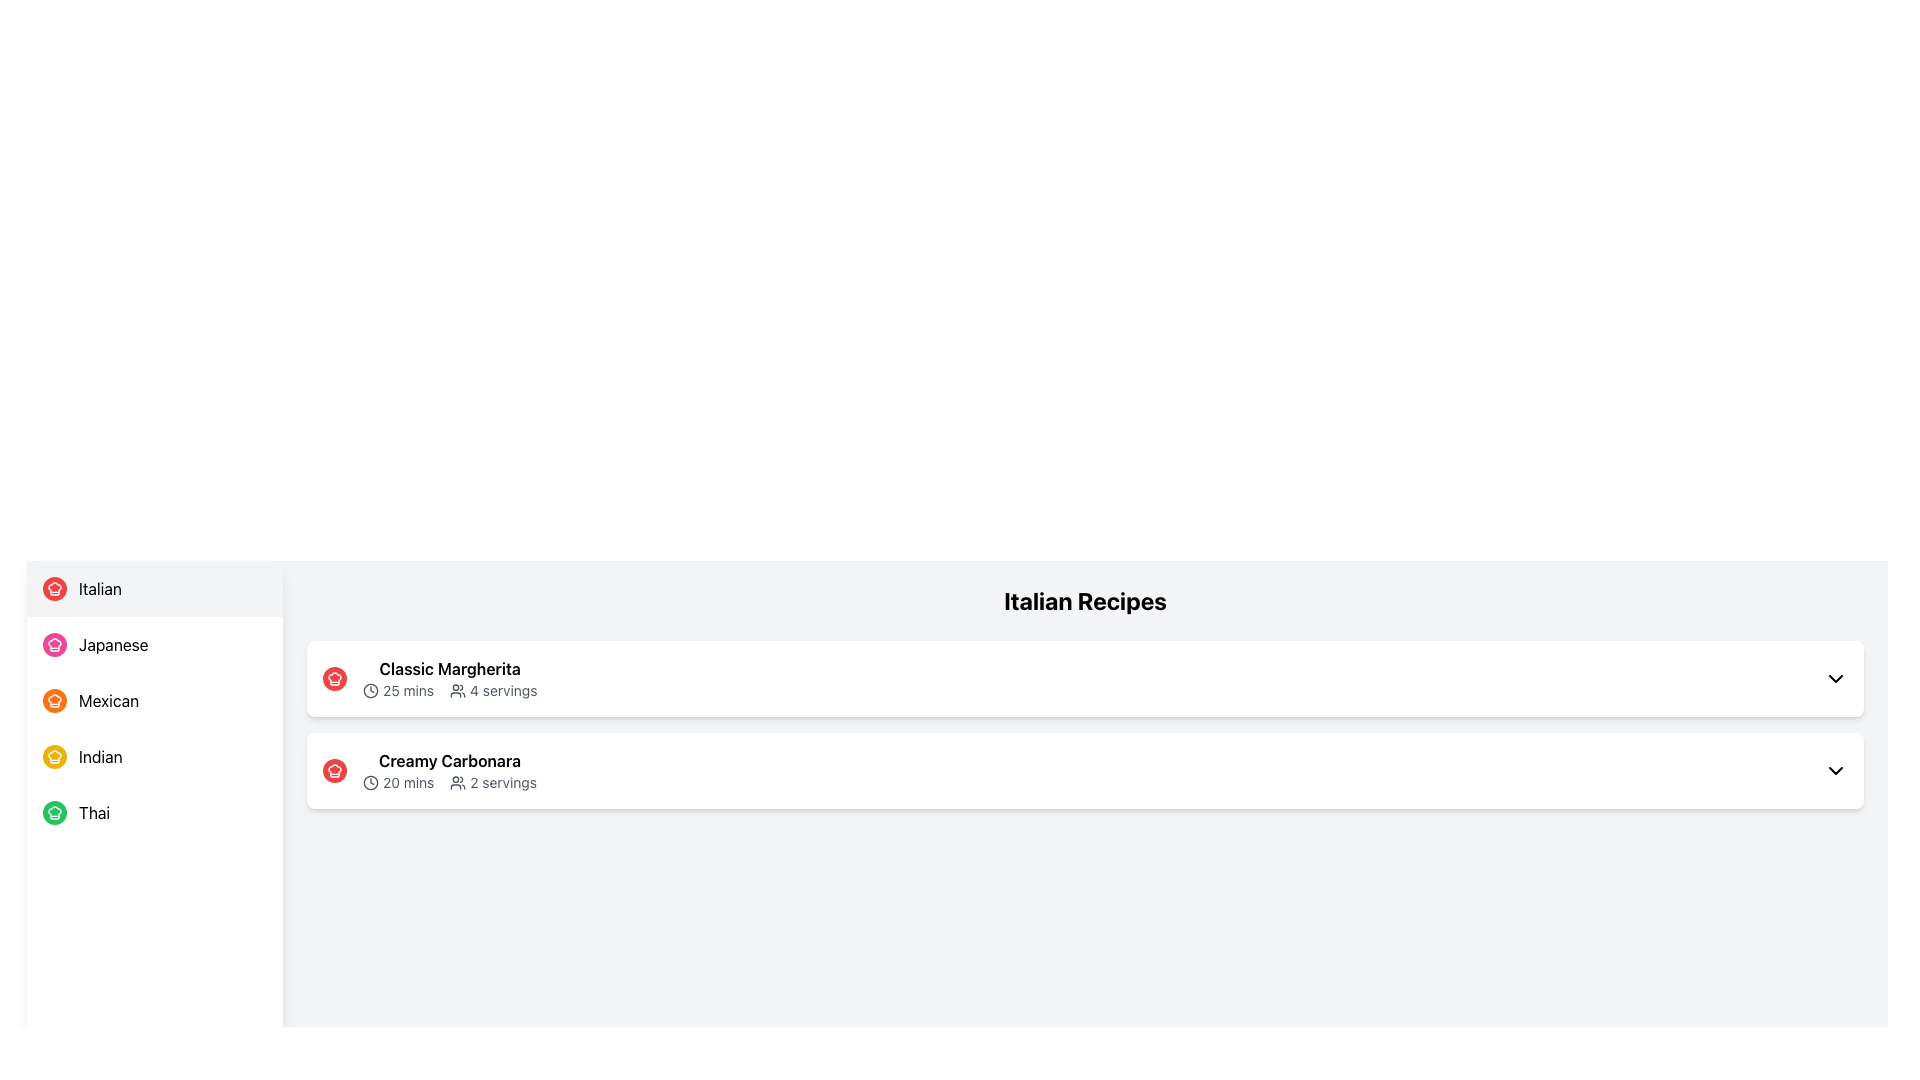  Describe the element at coordinates (429, 770) in the screenshot. I see `the Content Display Section for 'Creamy Carbonara'` at that location.